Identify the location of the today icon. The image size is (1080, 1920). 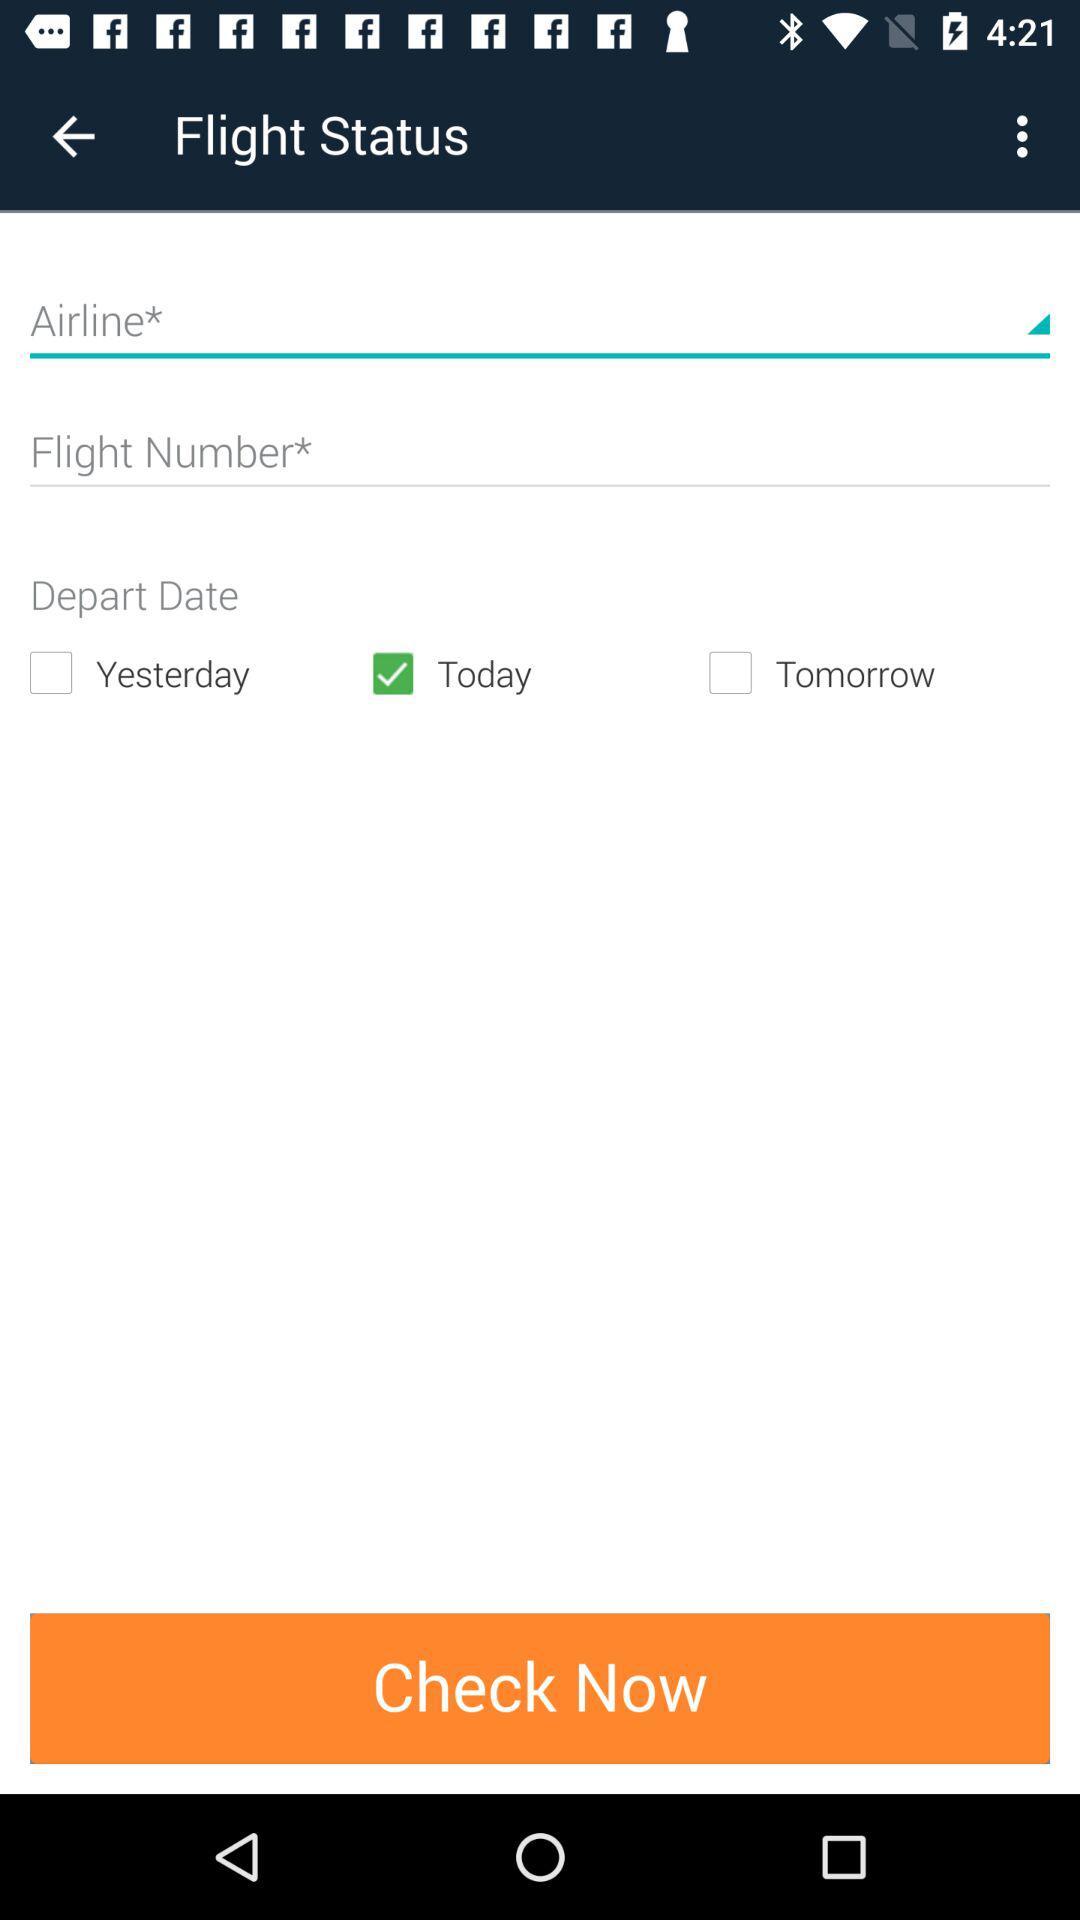
(538, 673).